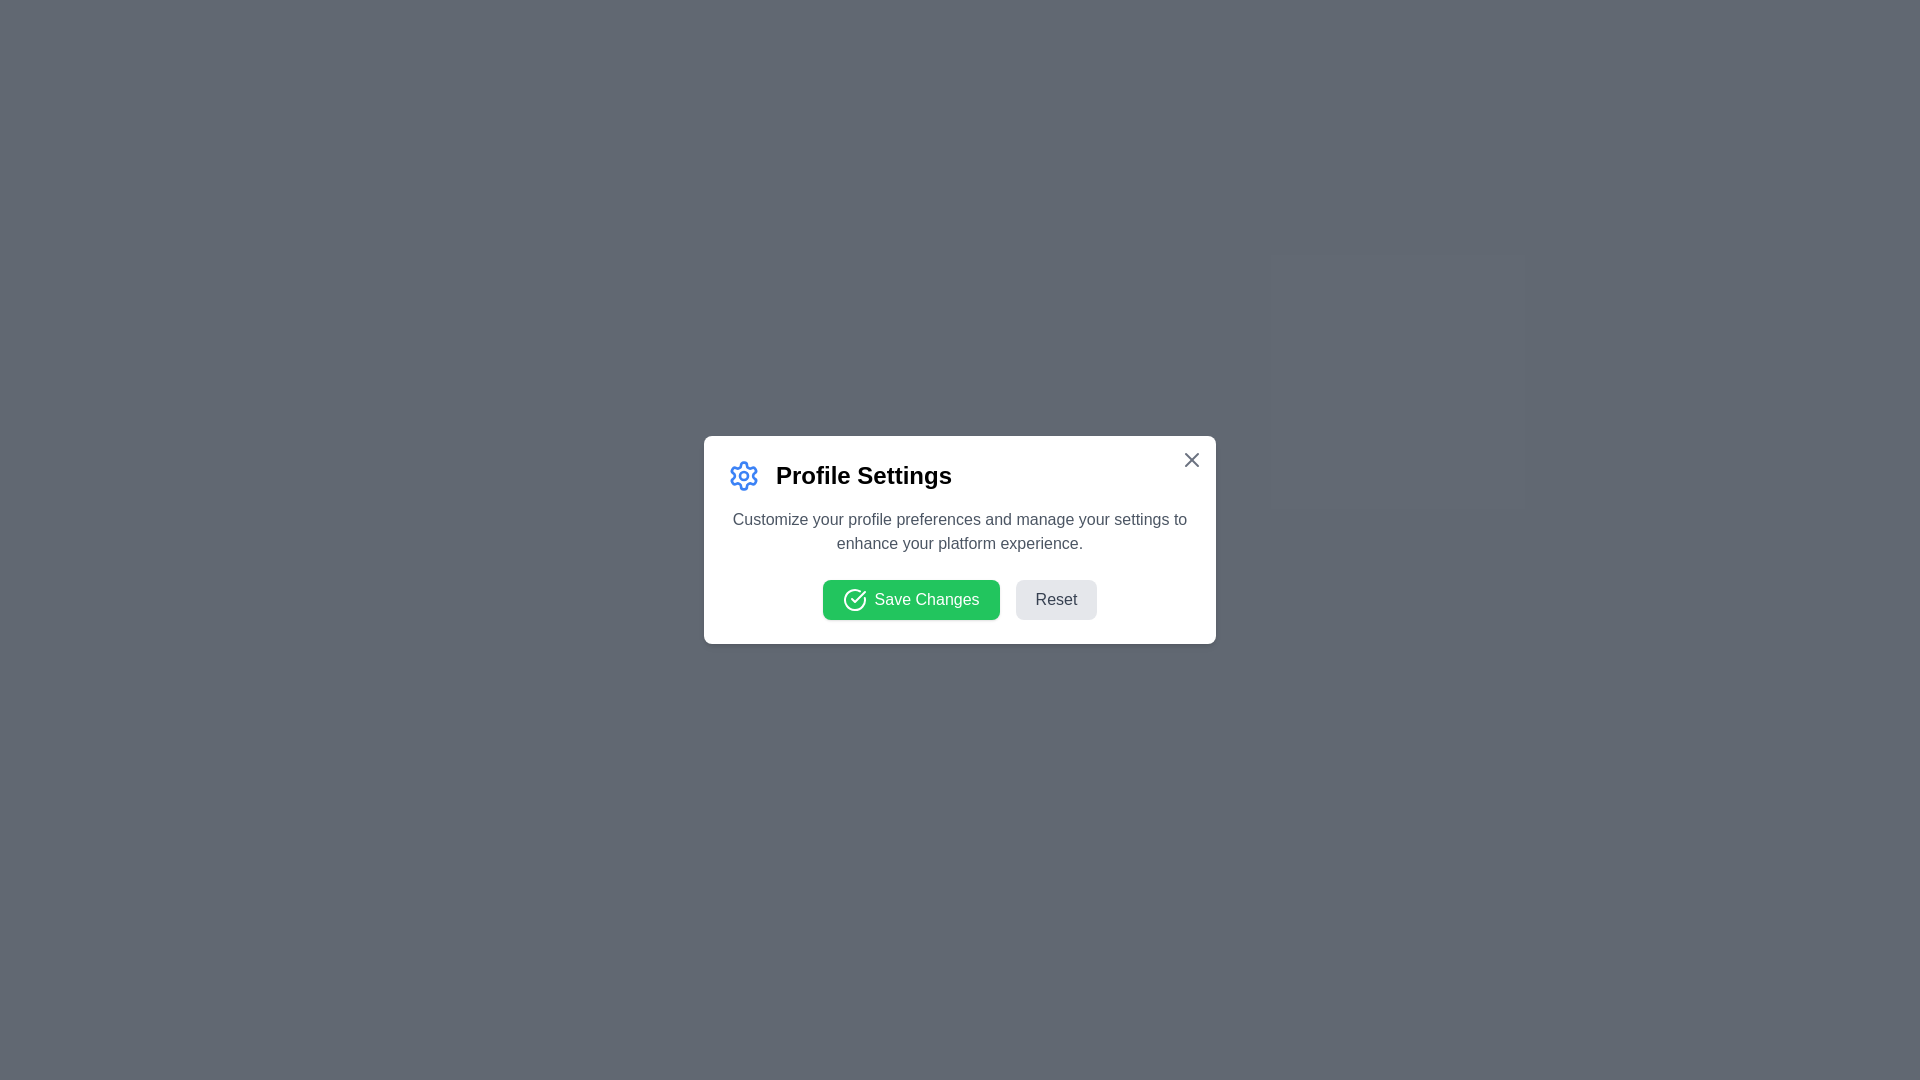 This screenshot has width=1920, height=1080. What do you see at coordinates (1055, 599) in the screenshot?
I see `'Reset' button to revert settings to default` at bounding box center [1055, 599].